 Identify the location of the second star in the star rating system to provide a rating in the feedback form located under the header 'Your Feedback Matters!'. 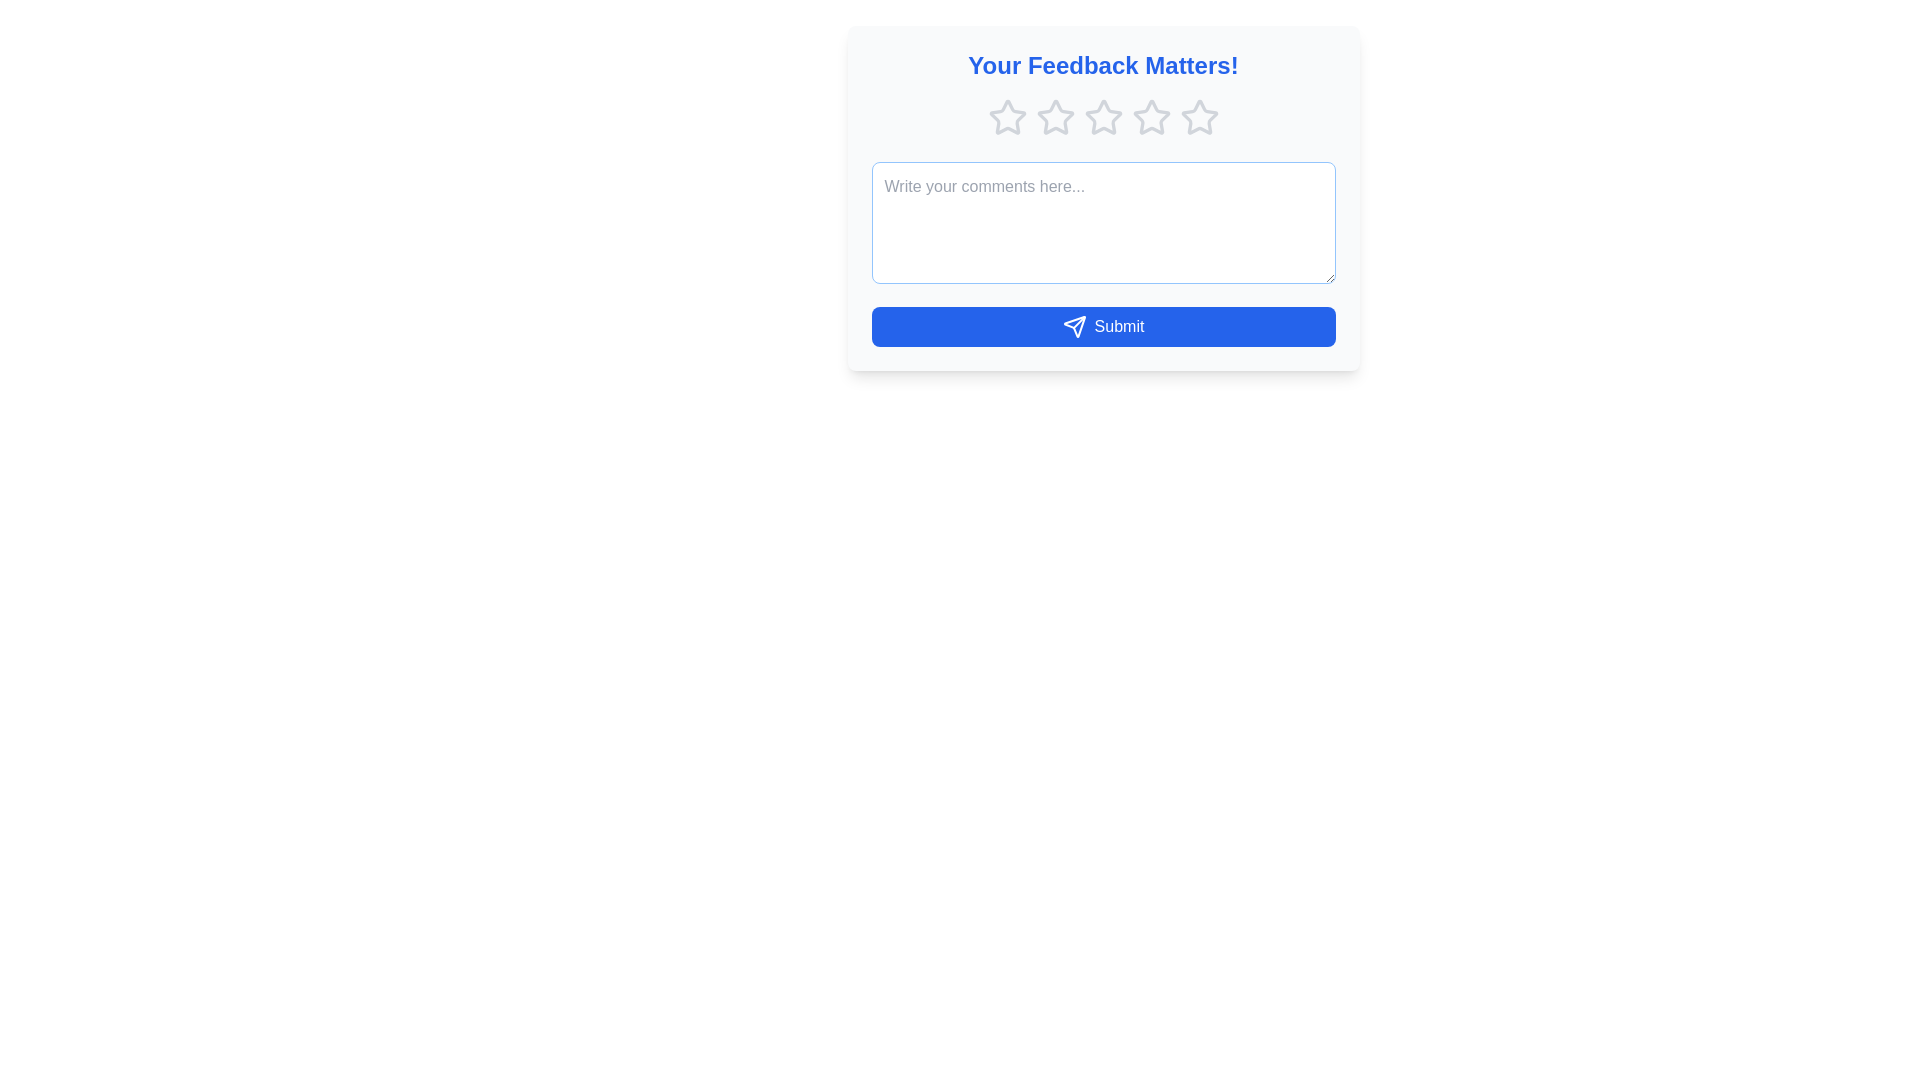
(1054, 117).